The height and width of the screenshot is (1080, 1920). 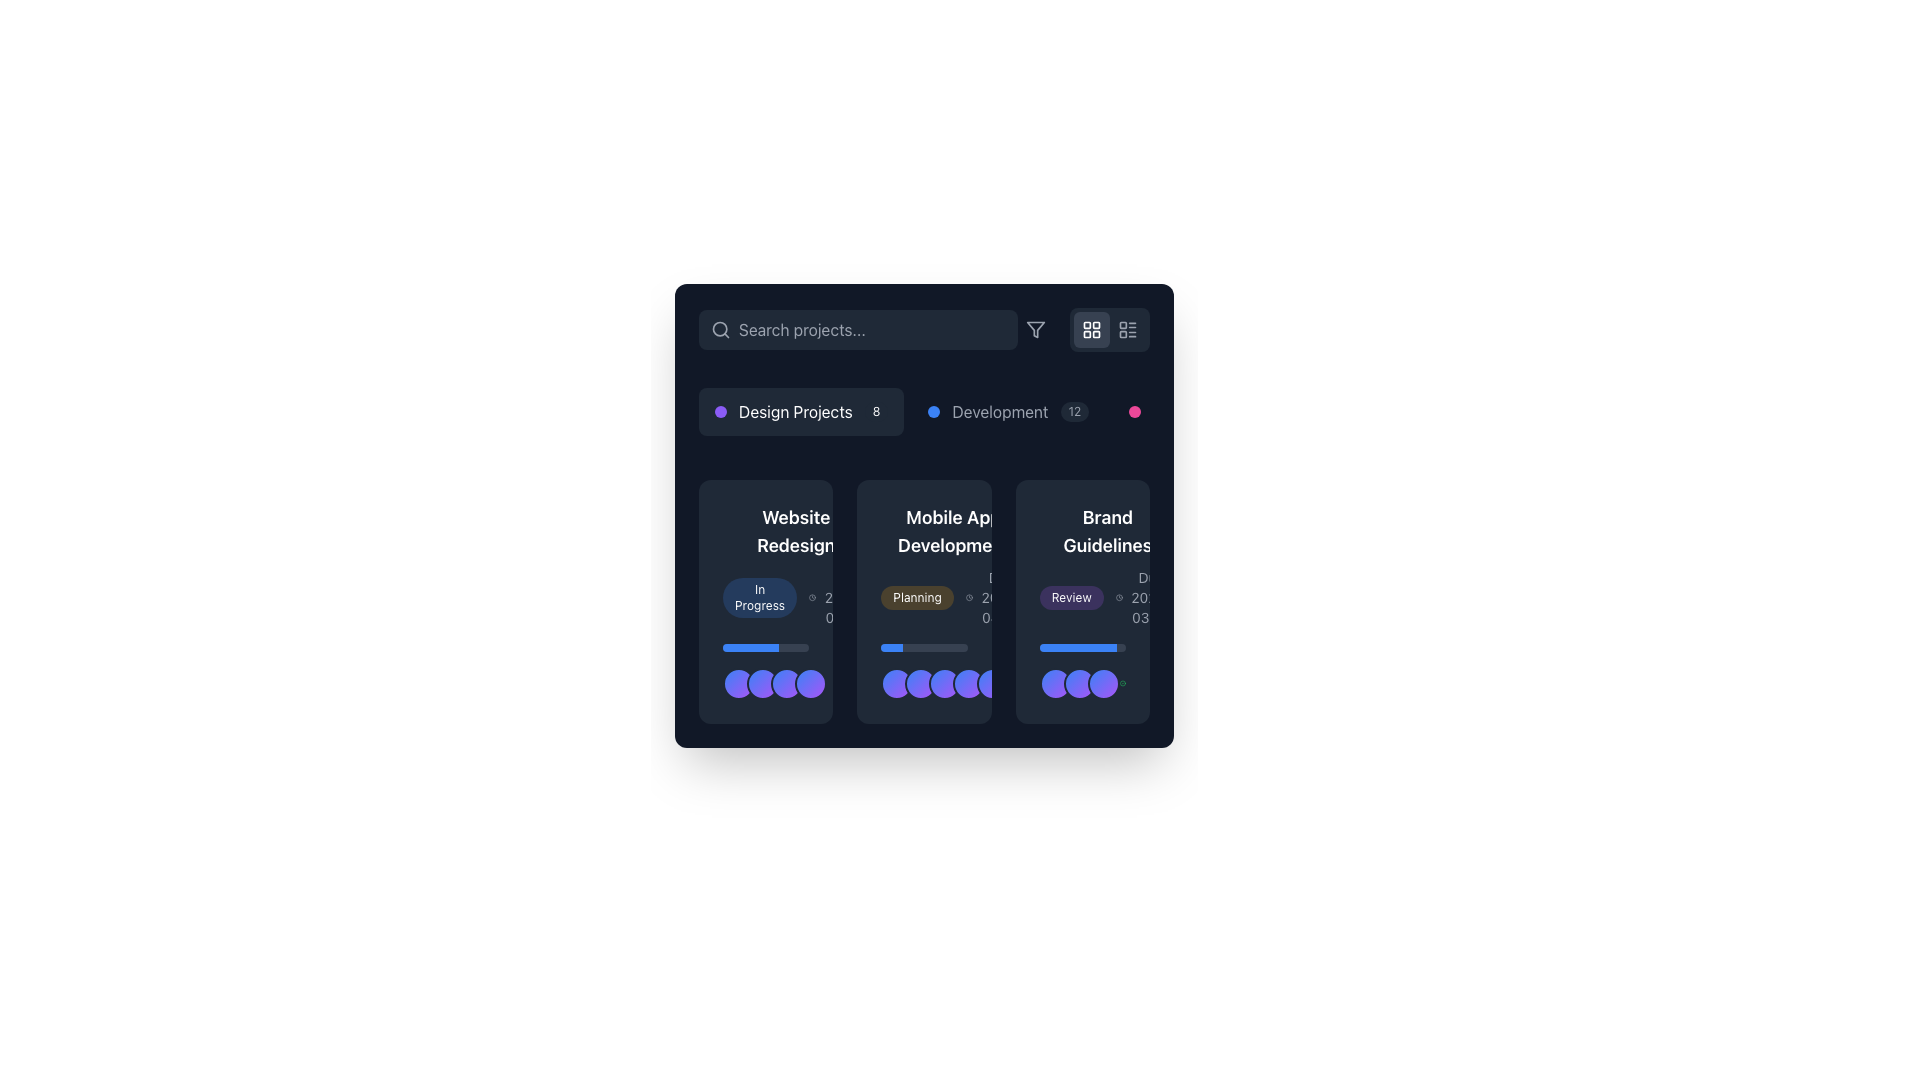 I want to click on the Avatar Group element located at the bottom of the 'Mobile App Development' card, which visually represents team members involved in the project, so click(x=956, y=682).